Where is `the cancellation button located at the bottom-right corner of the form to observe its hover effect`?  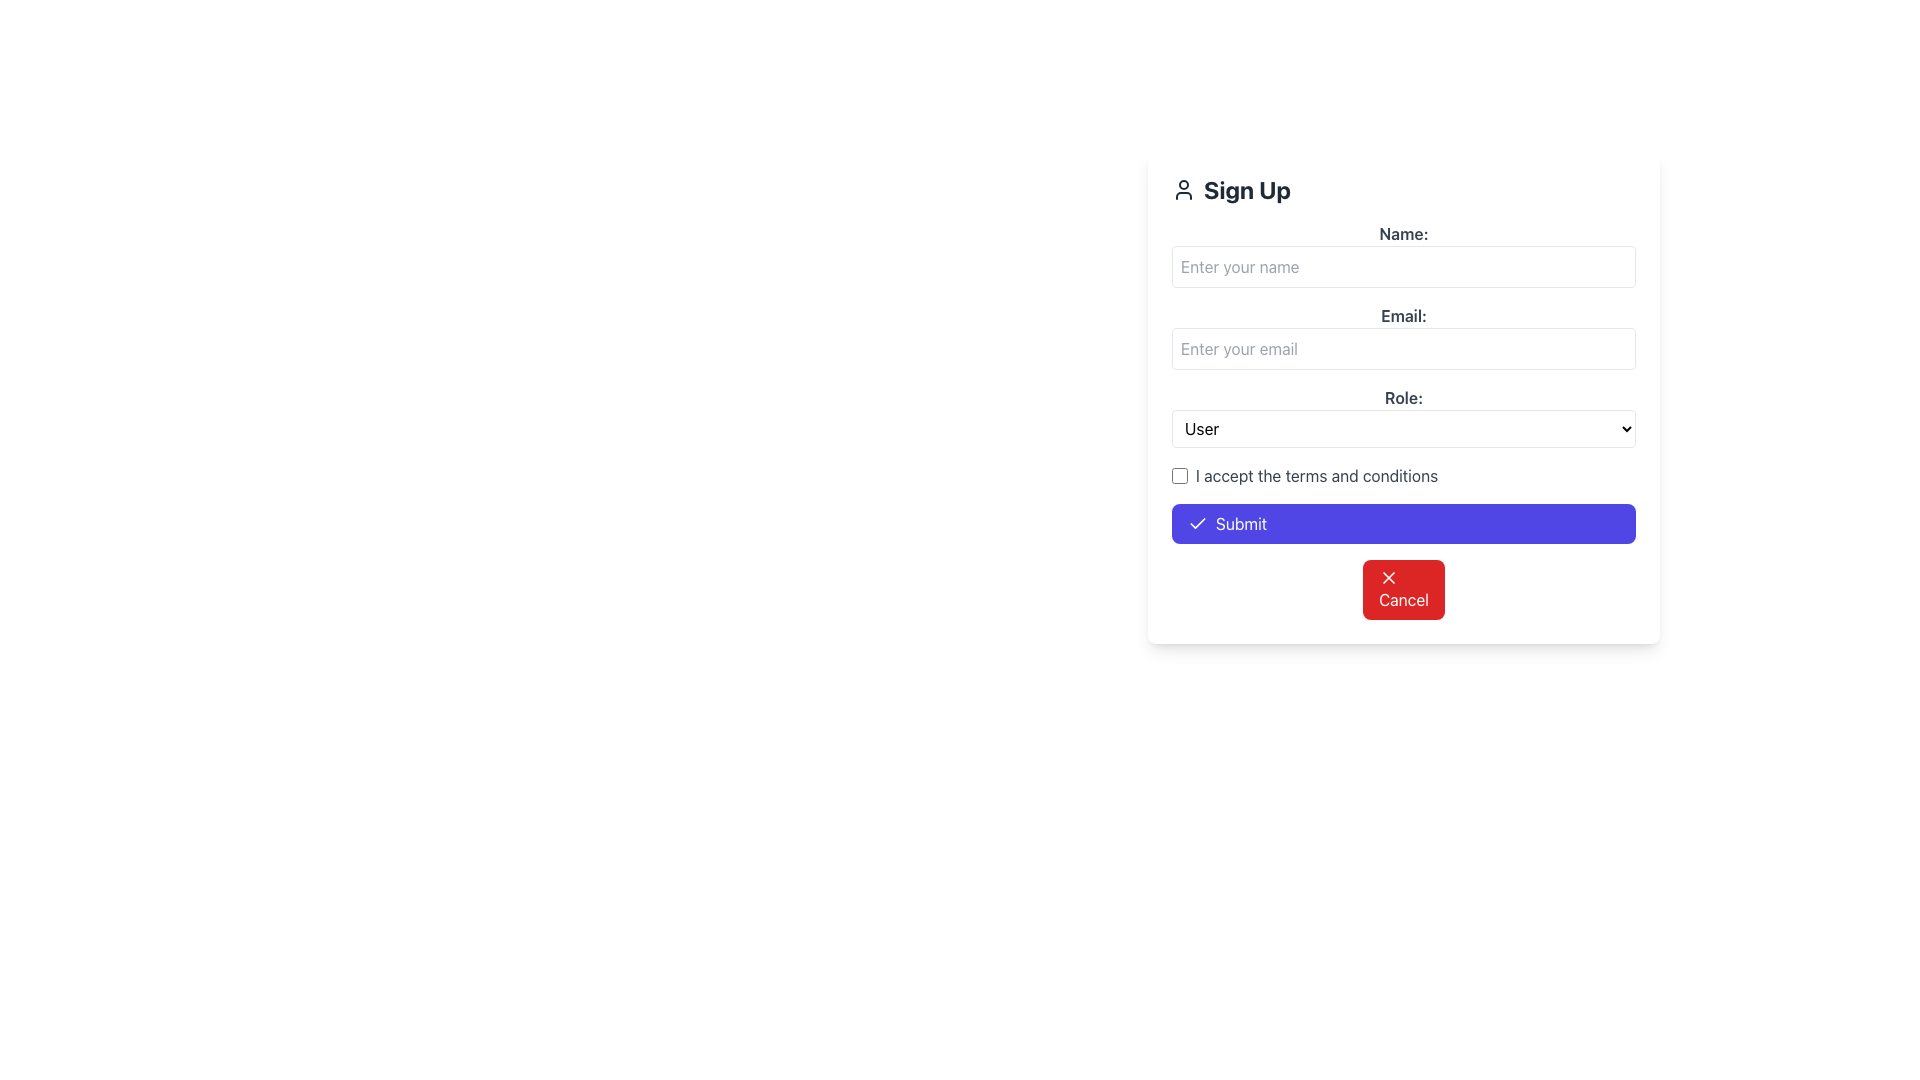 the cancellation button located at the bottom-right corner of the form to observe its hover effect is located at coordinates (1402, 589).